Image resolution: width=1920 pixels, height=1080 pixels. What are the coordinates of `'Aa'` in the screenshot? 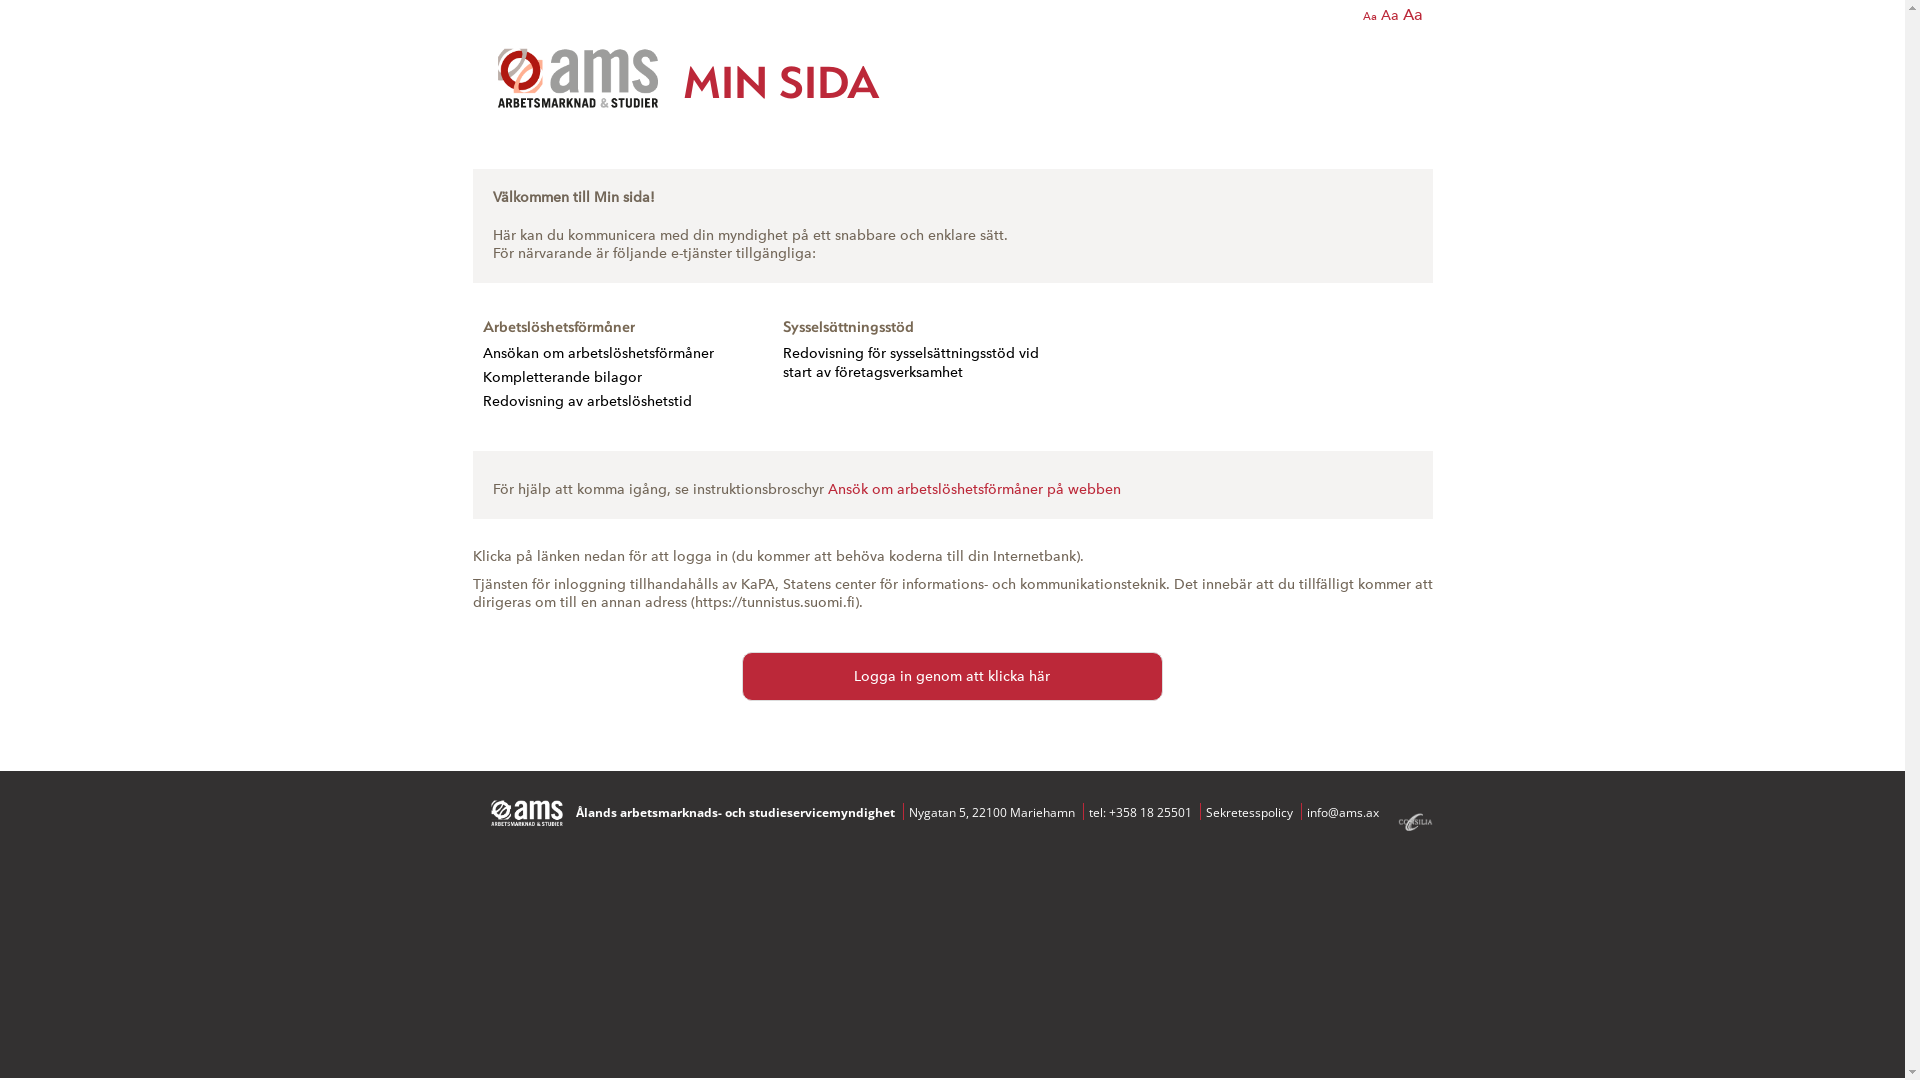 It's located at (1367, 16).